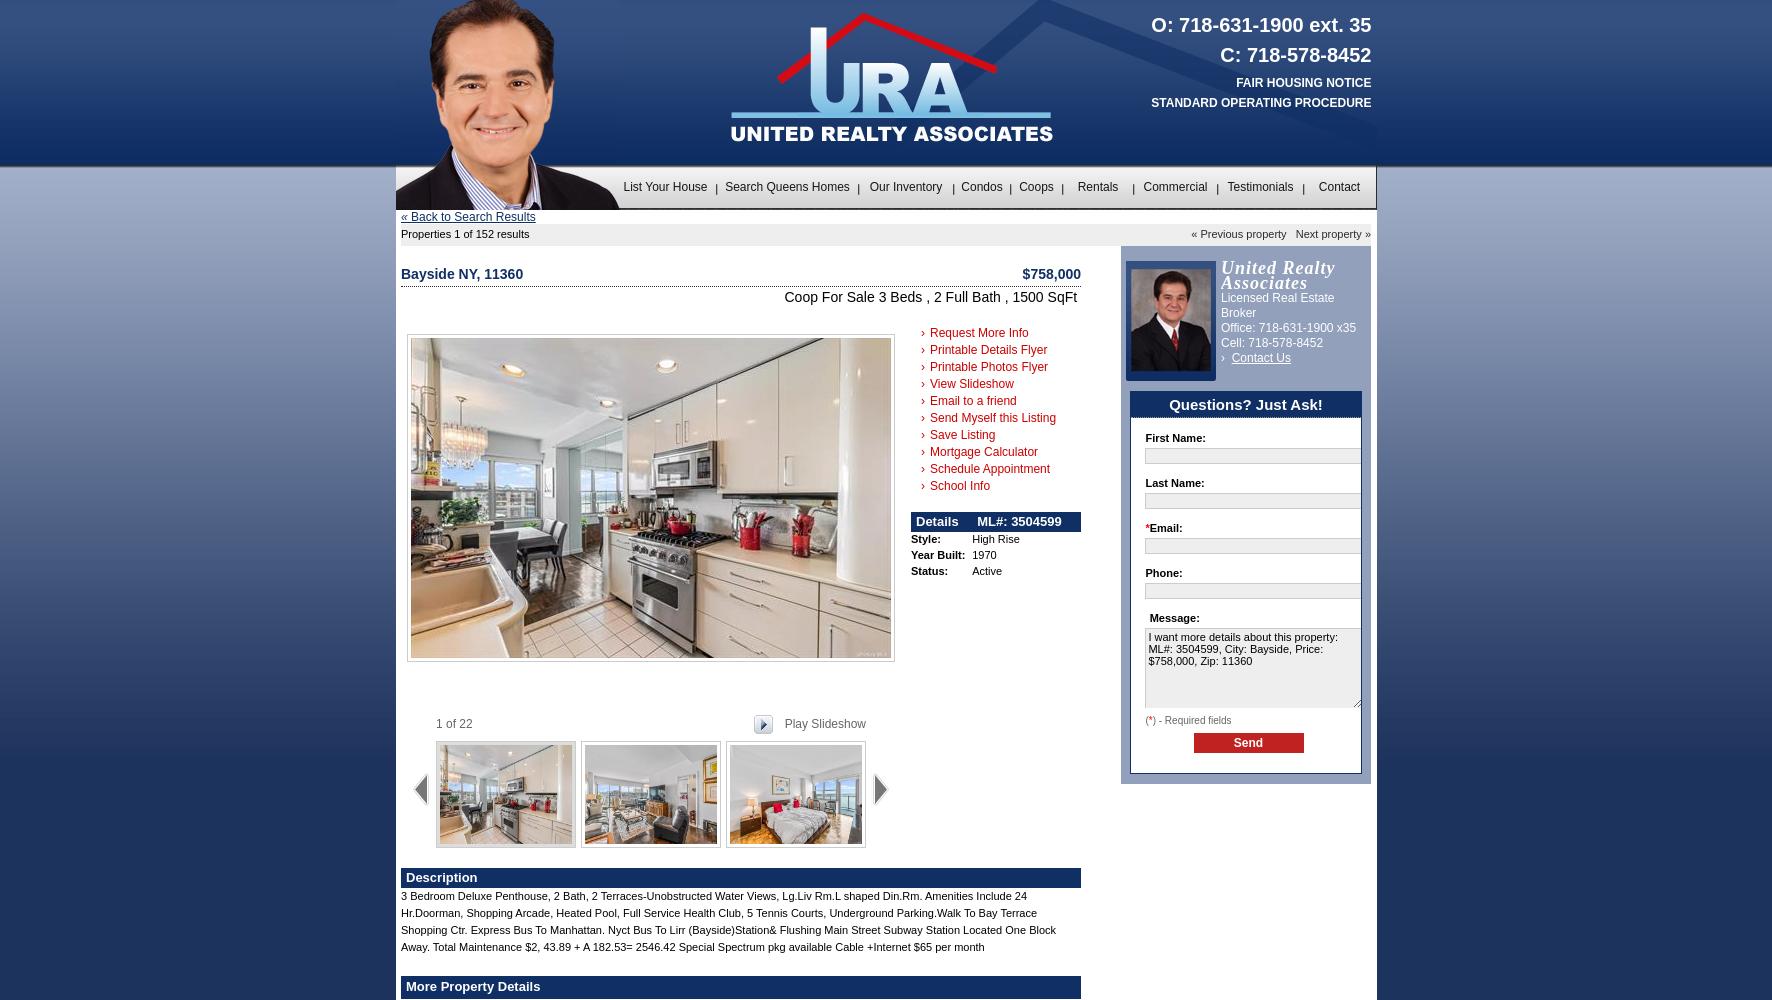 This screenshot has height=1000, width=1772. What do you see at coordinates (511, 233) in the screenshot?
I see `'results'` at bounding box center [511, 233].